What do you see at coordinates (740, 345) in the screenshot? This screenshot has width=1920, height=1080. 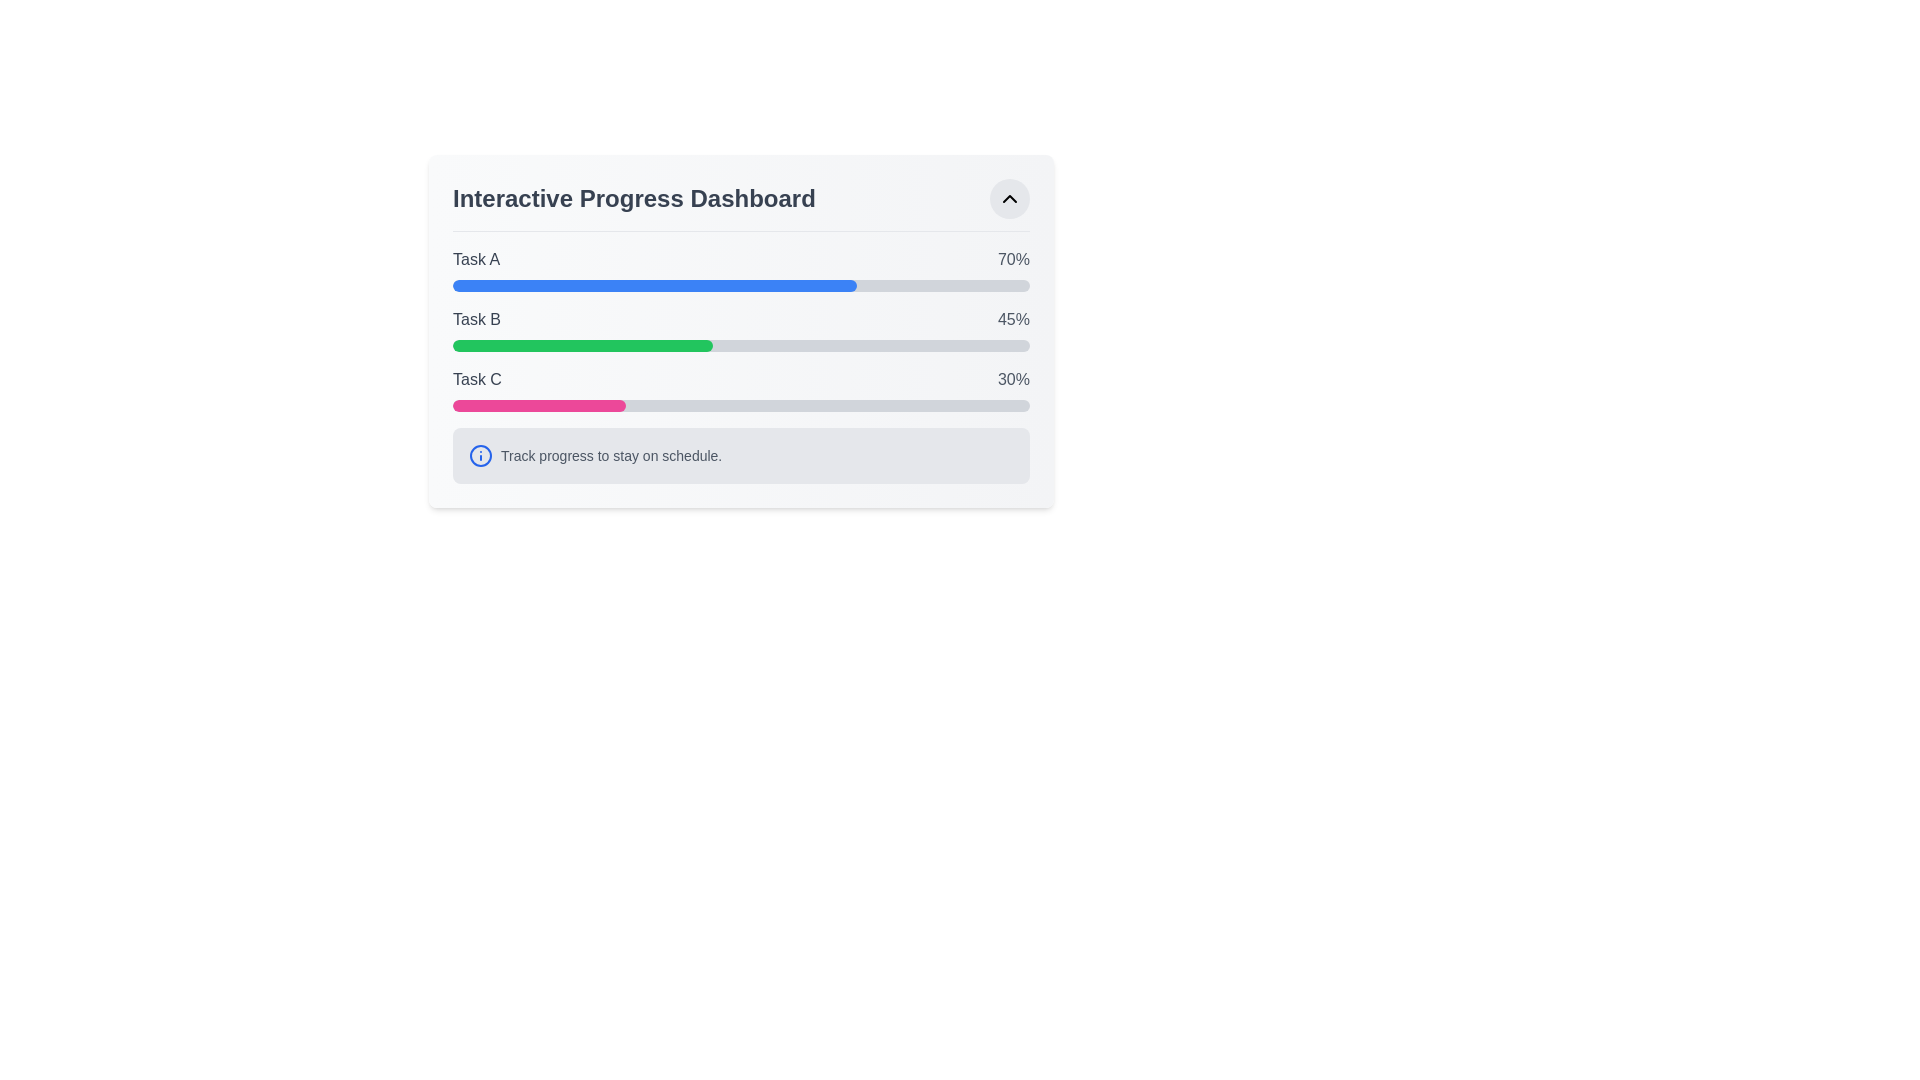 I see `progress bar that visually represents the completion of 'Task B', currently showing 45% completion, located below the 'Task B' text and above 'Task C'` at bounding box center [740, 345].